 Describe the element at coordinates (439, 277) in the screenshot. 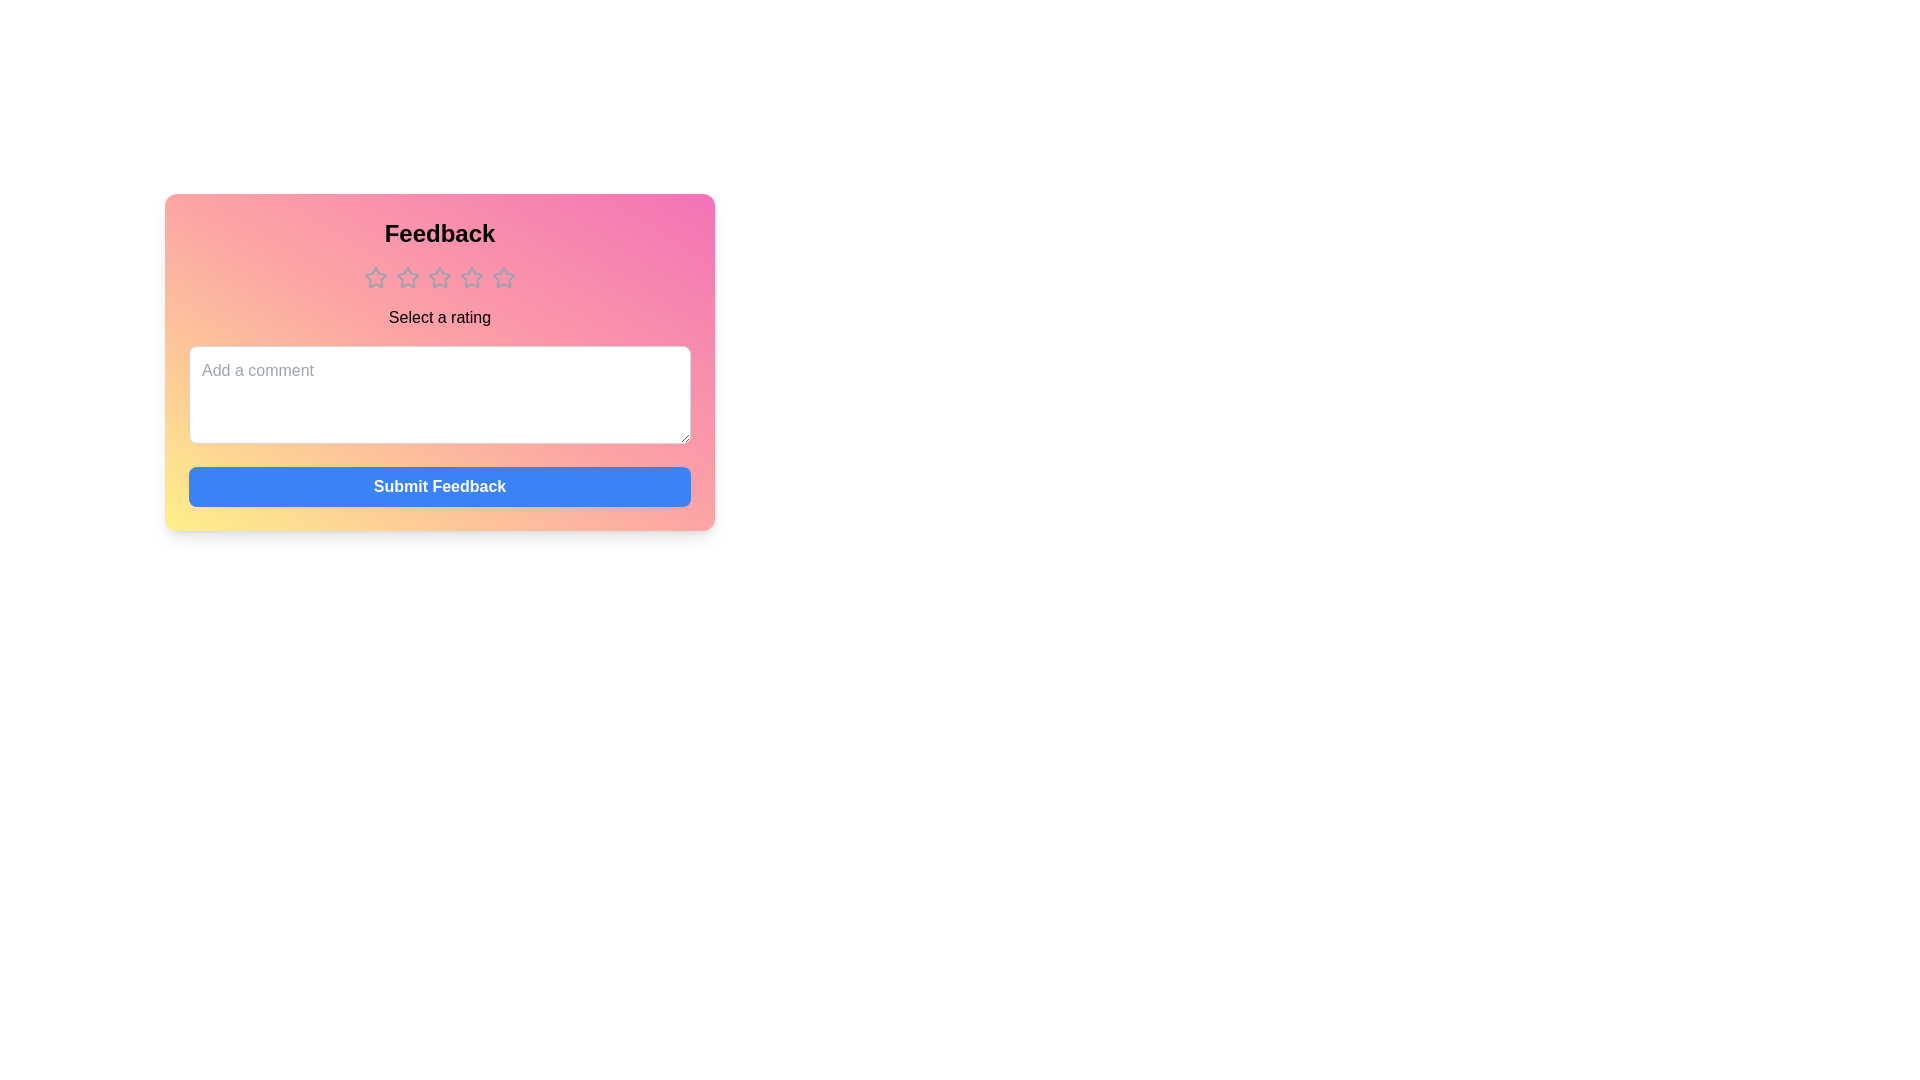

I see `the star corresponding to 3 to see its description` at that location.